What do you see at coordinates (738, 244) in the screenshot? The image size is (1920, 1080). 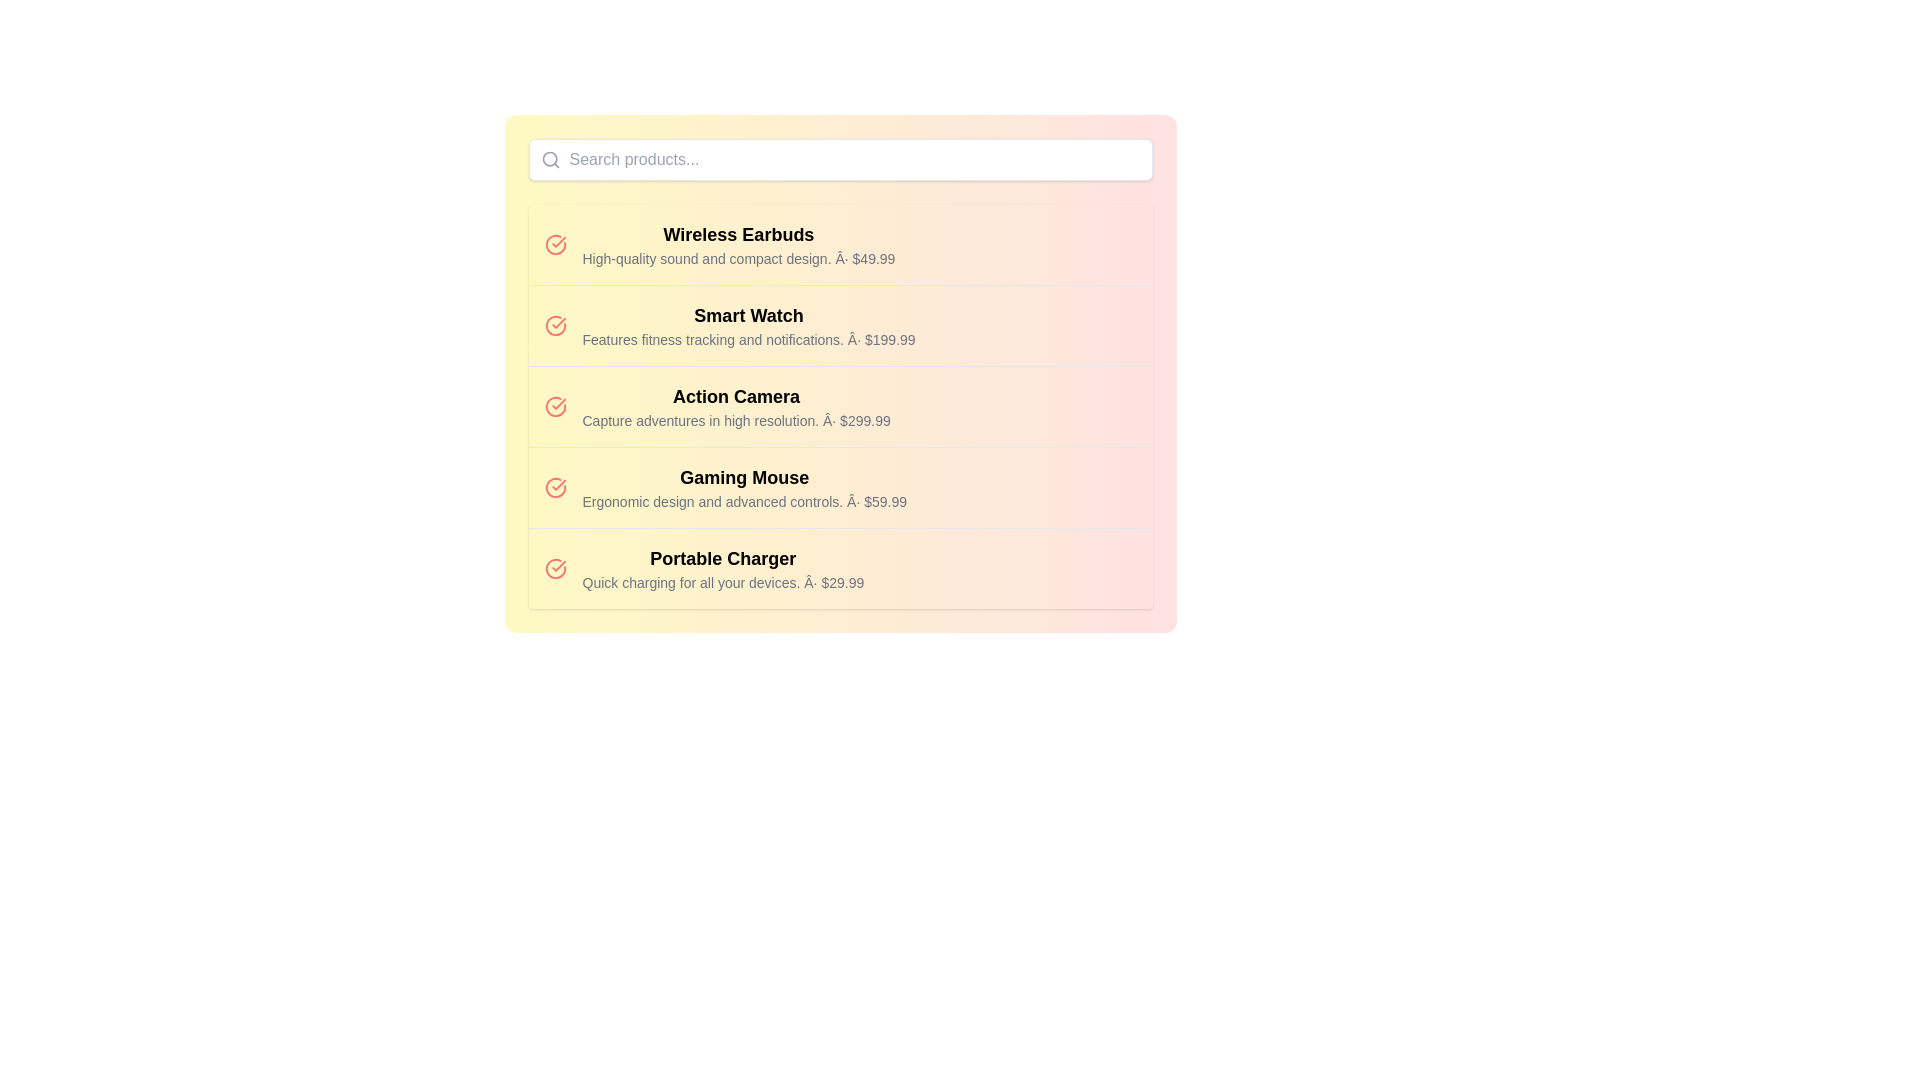 I see `product description and price text element located directly below the search bar in the center-left of the interface` at bounding box center [738, 244].